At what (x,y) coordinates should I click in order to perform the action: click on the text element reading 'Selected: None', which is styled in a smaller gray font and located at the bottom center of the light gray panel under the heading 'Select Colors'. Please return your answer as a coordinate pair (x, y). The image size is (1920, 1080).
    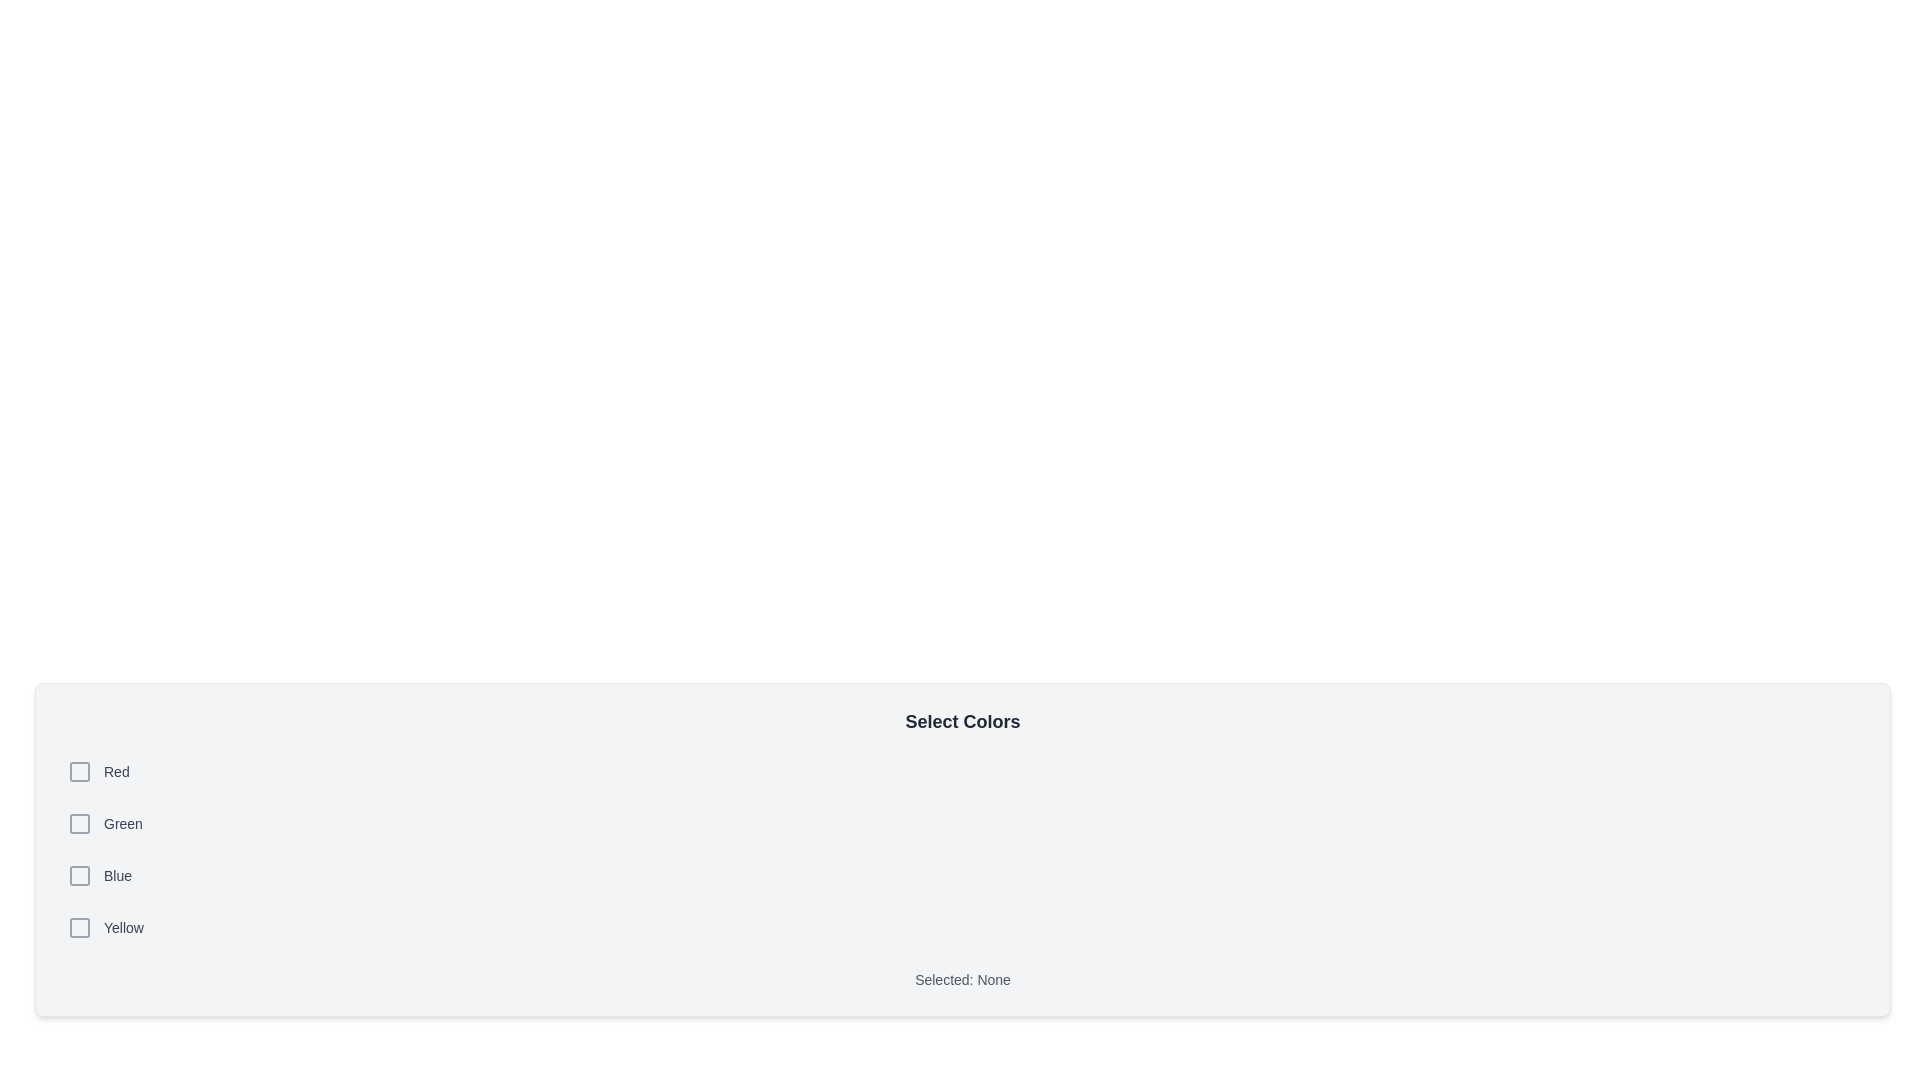
    Looking at the image, I should click on (963, 978).